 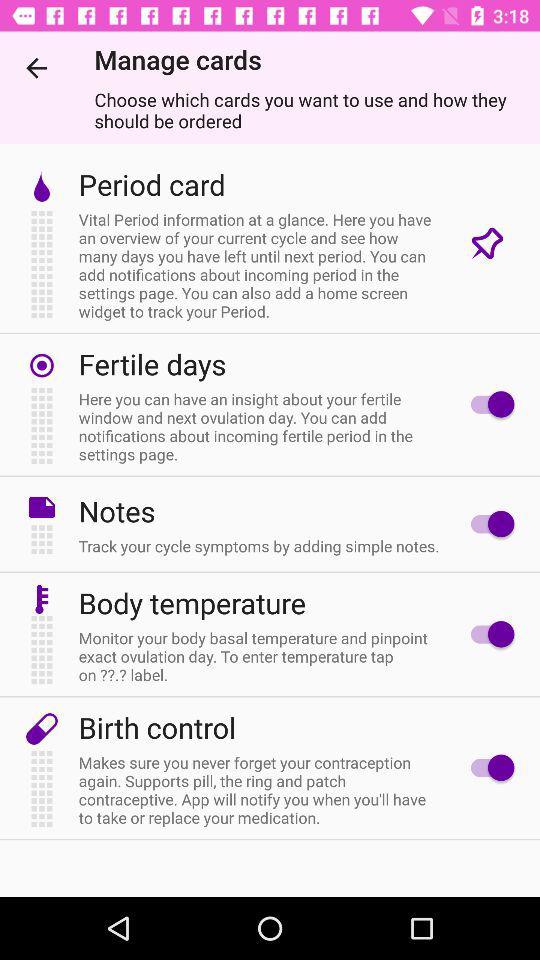 What do you see at coordinates (36, 68) in the screenshot?
I see `the icon next to the manage cards item` at bounding box center [36, 68].